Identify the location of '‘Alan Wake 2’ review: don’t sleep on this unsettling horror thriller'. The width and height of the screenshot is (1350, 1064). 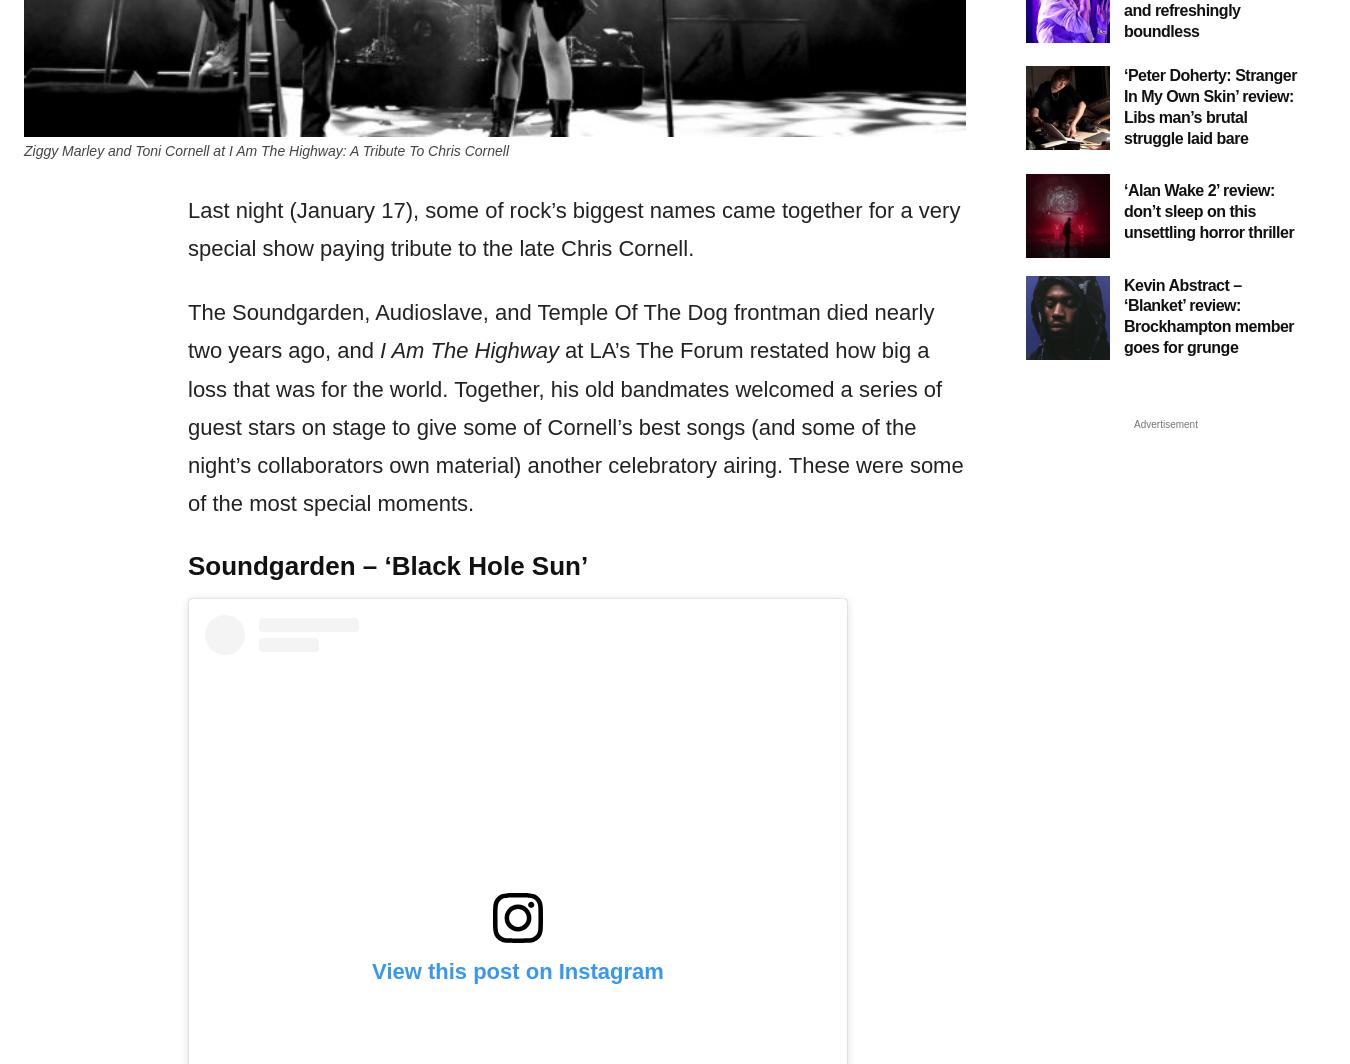
(1208, 210).